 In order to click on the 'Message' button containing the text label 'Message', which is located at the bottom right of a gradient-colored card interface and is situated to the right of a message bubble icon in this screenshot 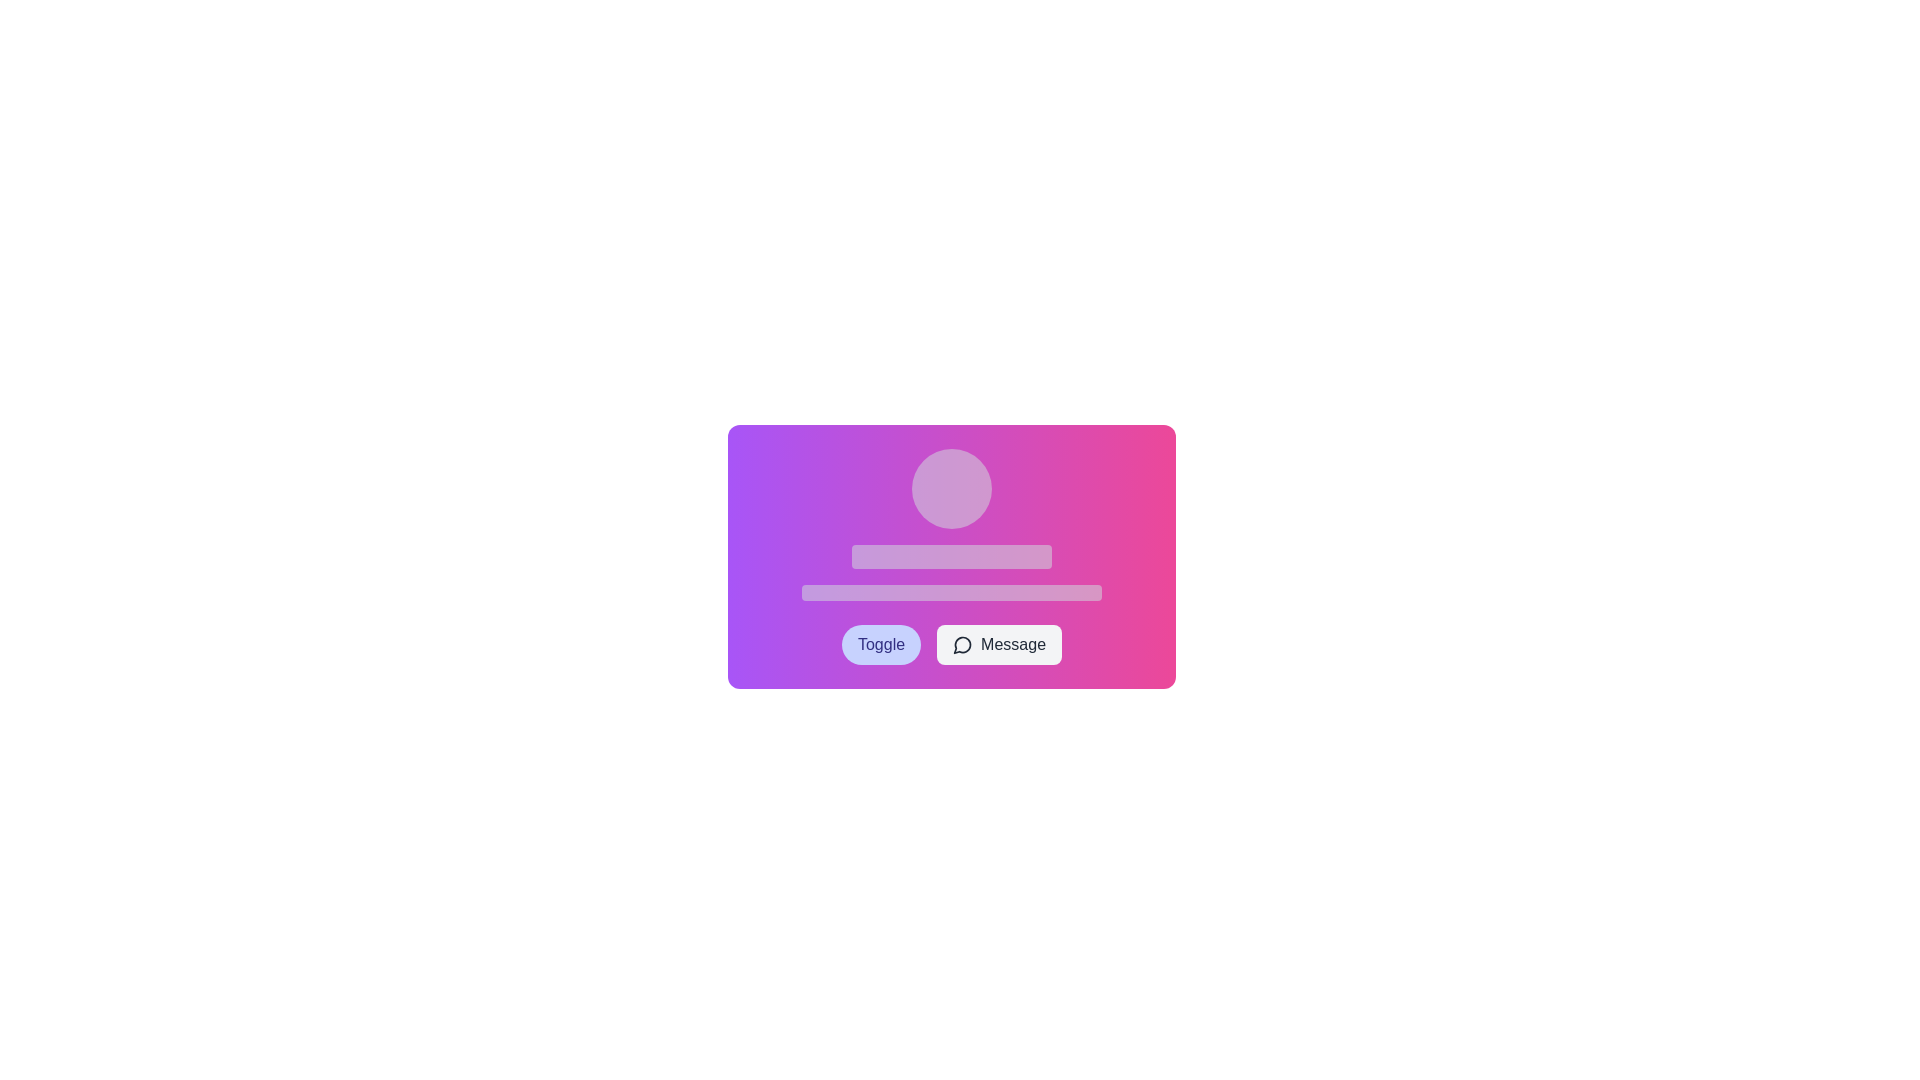, I will do `click(1013, 644)`.